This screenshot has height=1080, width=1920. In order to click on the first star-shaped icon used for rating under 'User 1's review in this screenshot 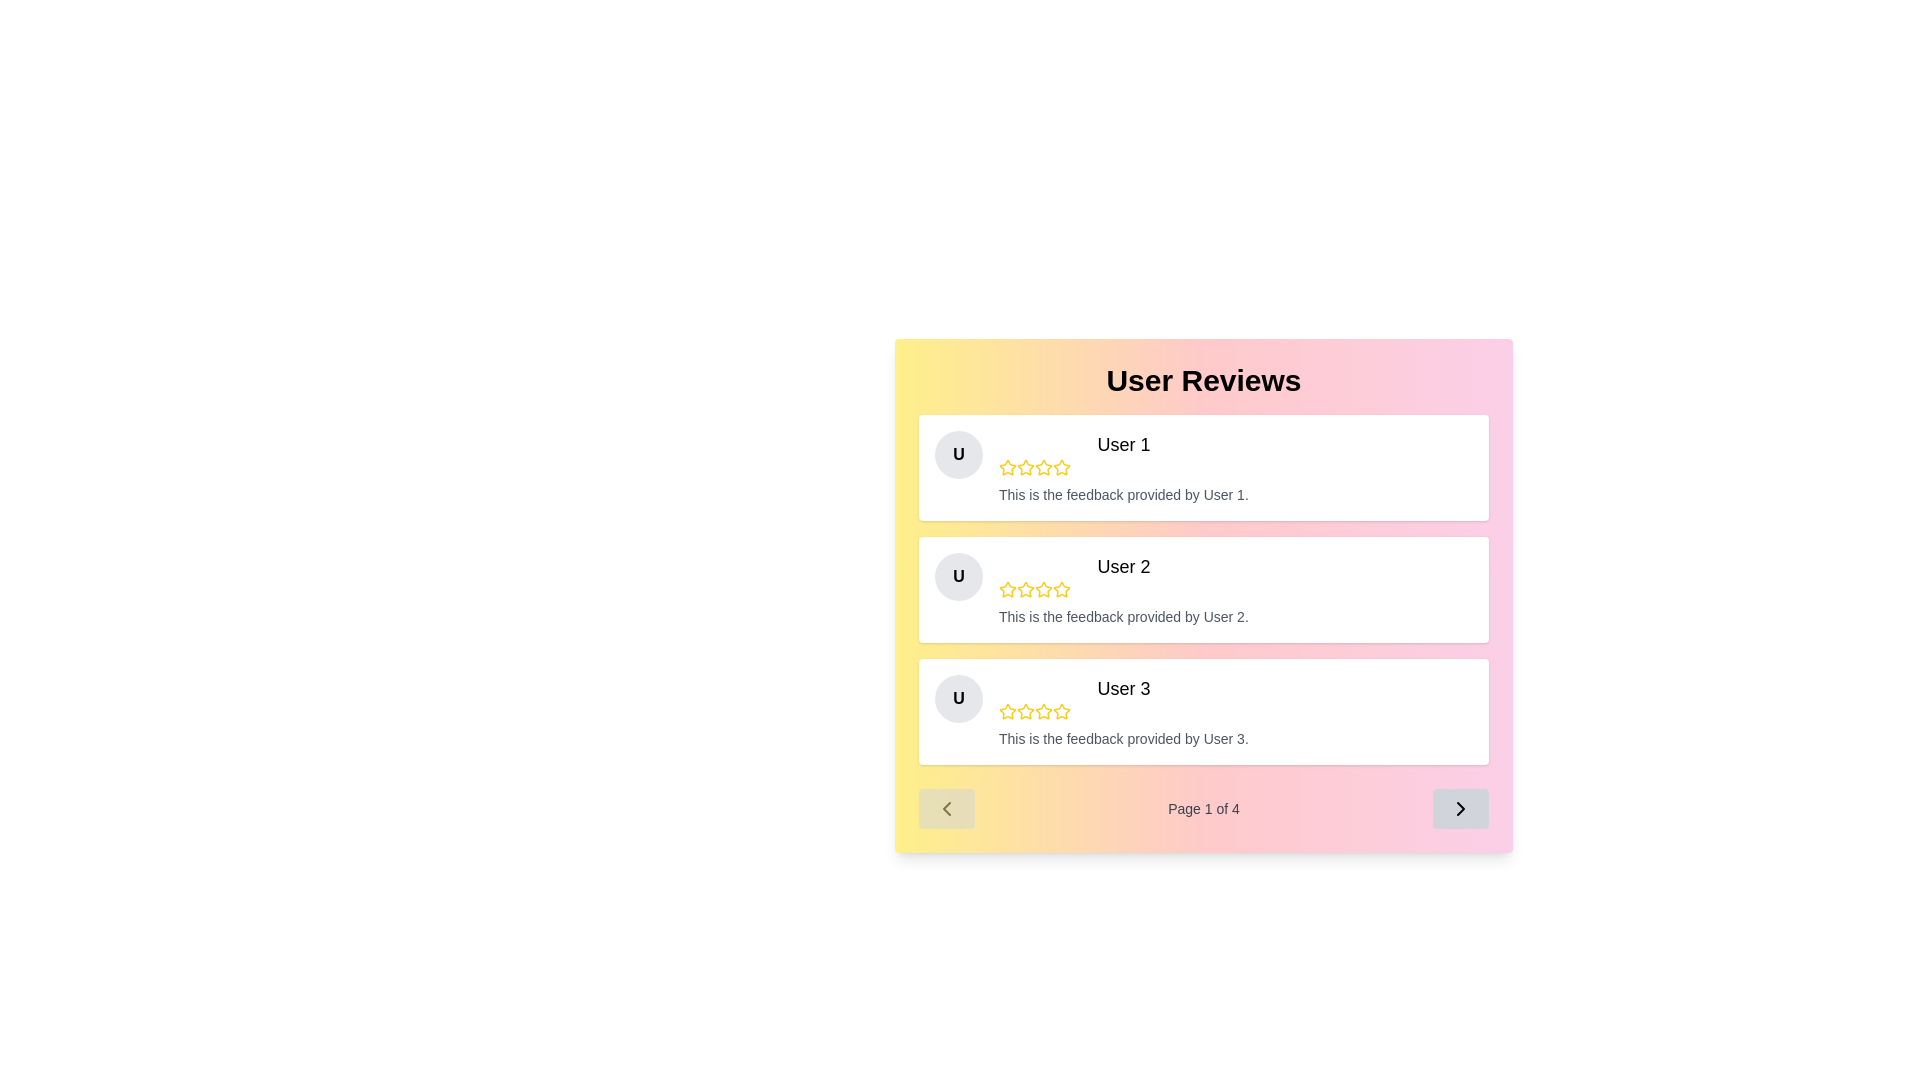, I will do `click(1008, 467)`.